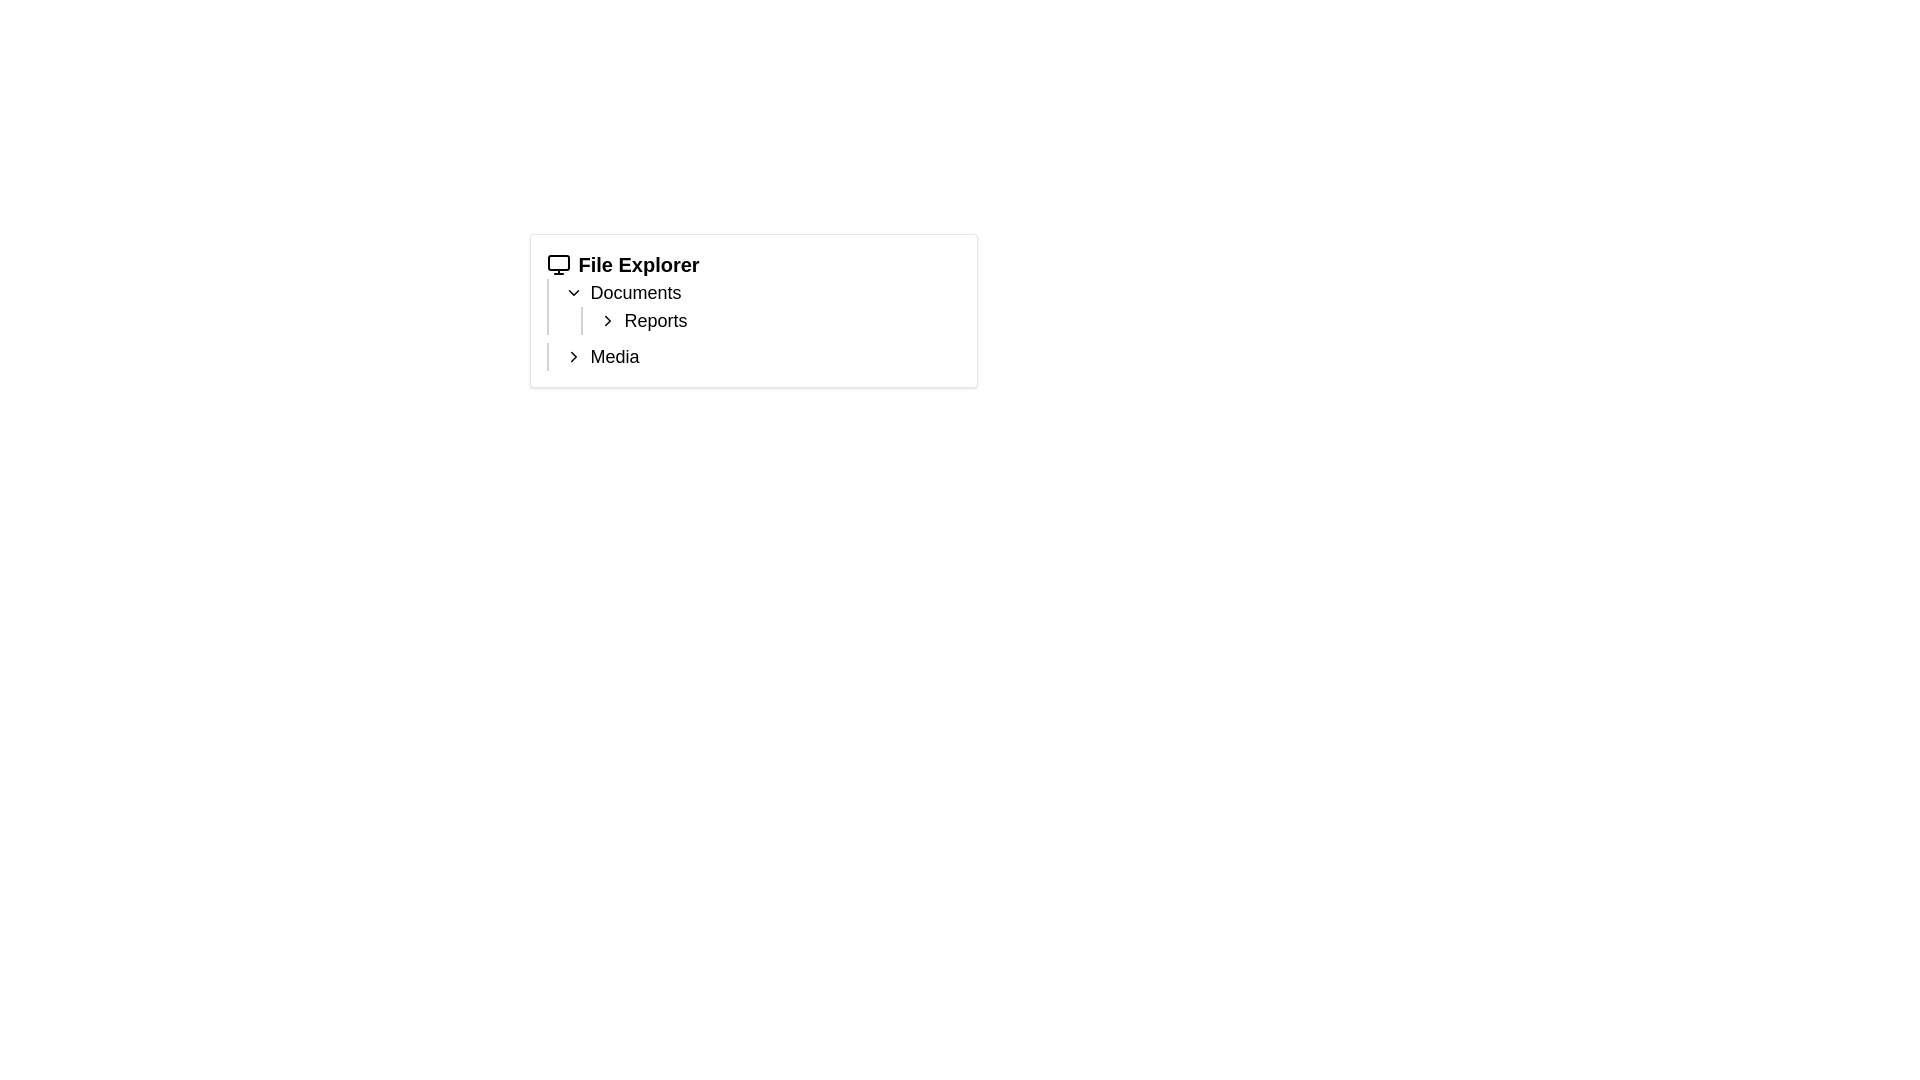  Describe the element at coordinates (613, 356) in the screenshot. I see `the 'Media' text label, which is displayed in a medium-sized bold font and is aligned with a chevron-right icon, located within the 'File Explorer' navigation structure` at that location.